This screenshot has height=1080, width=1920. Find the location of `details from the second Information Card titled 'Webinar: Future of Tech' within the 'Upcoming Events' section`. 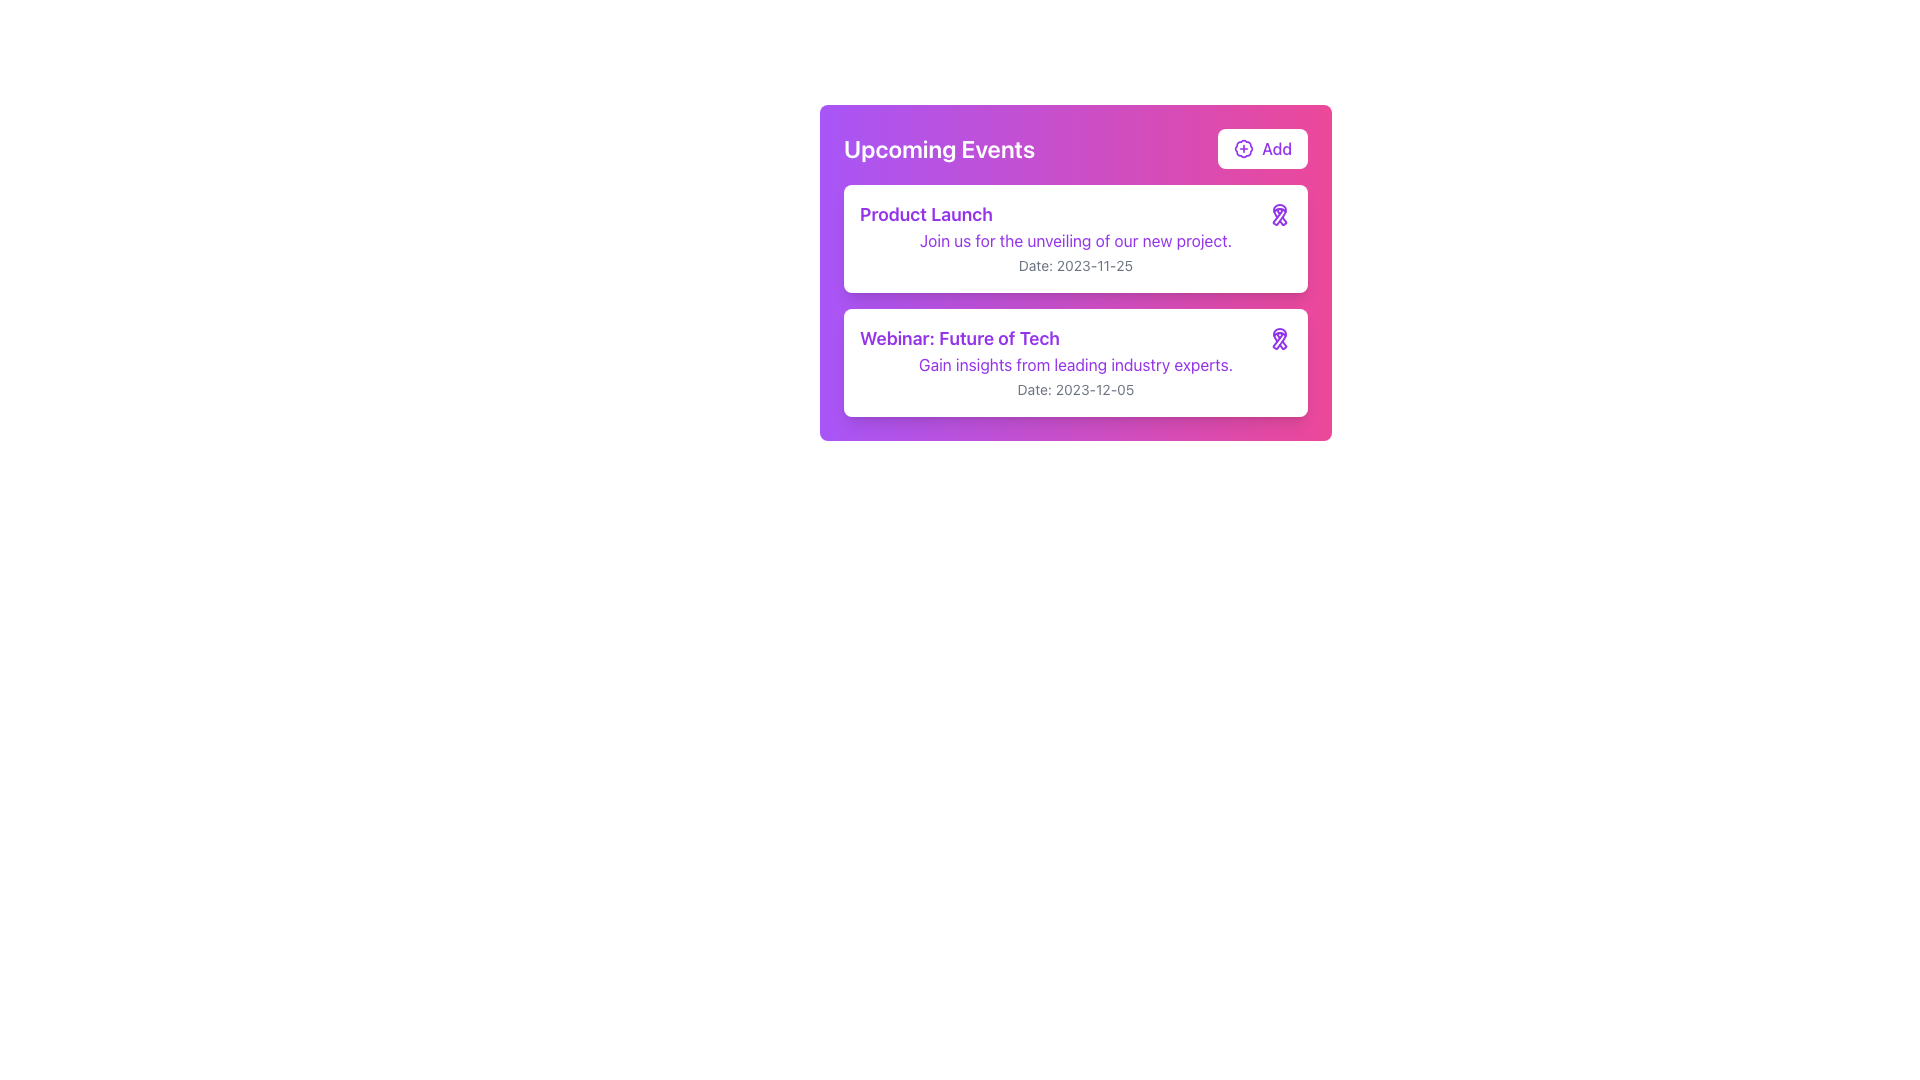

details from the second Information Card titled 'Webinar: Future of Tech' within the 'Upcoming Events' section is located at coordinates (1074, 362).